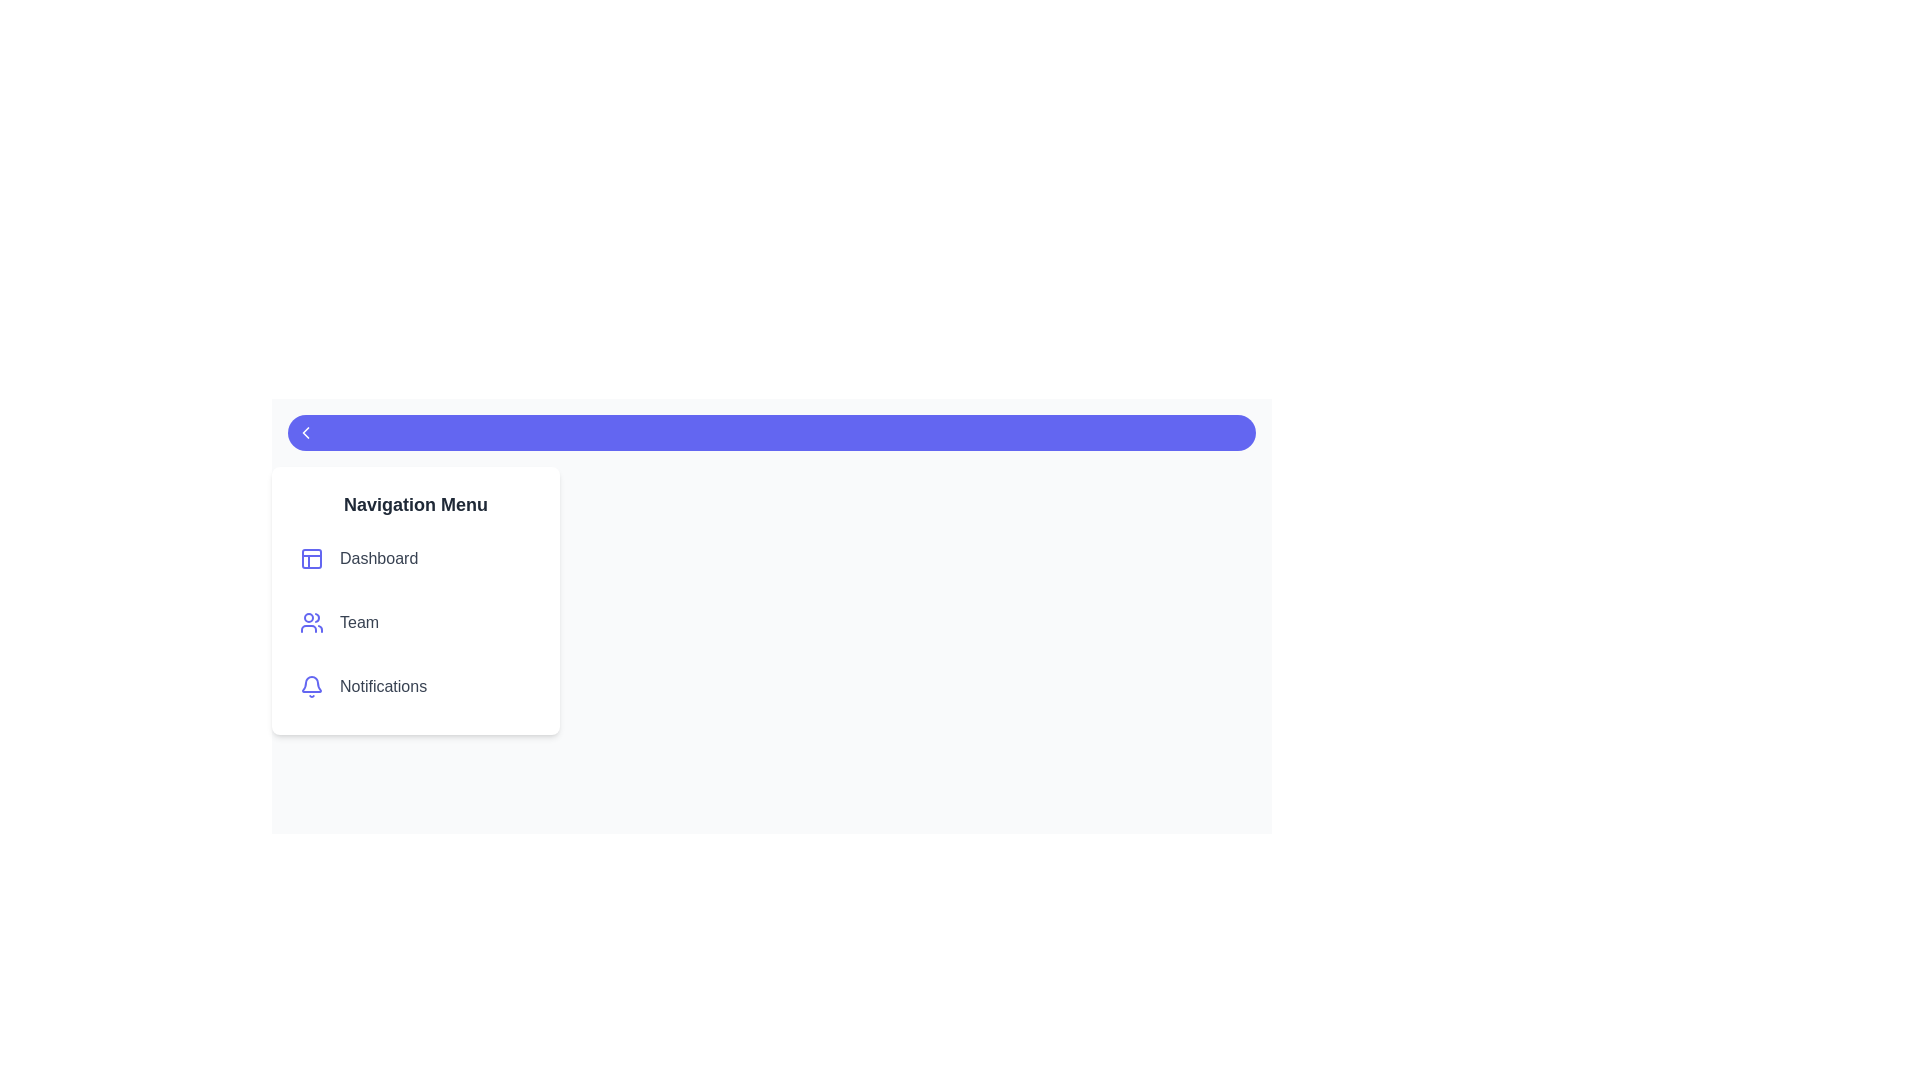 This screenshot has width=1920, height=1080. What do you see at coordinates (415, 559) in the screenshot?
I see `the menu item labeled Dashboard to observe the visual feedback` at bounding box center [415, 559].